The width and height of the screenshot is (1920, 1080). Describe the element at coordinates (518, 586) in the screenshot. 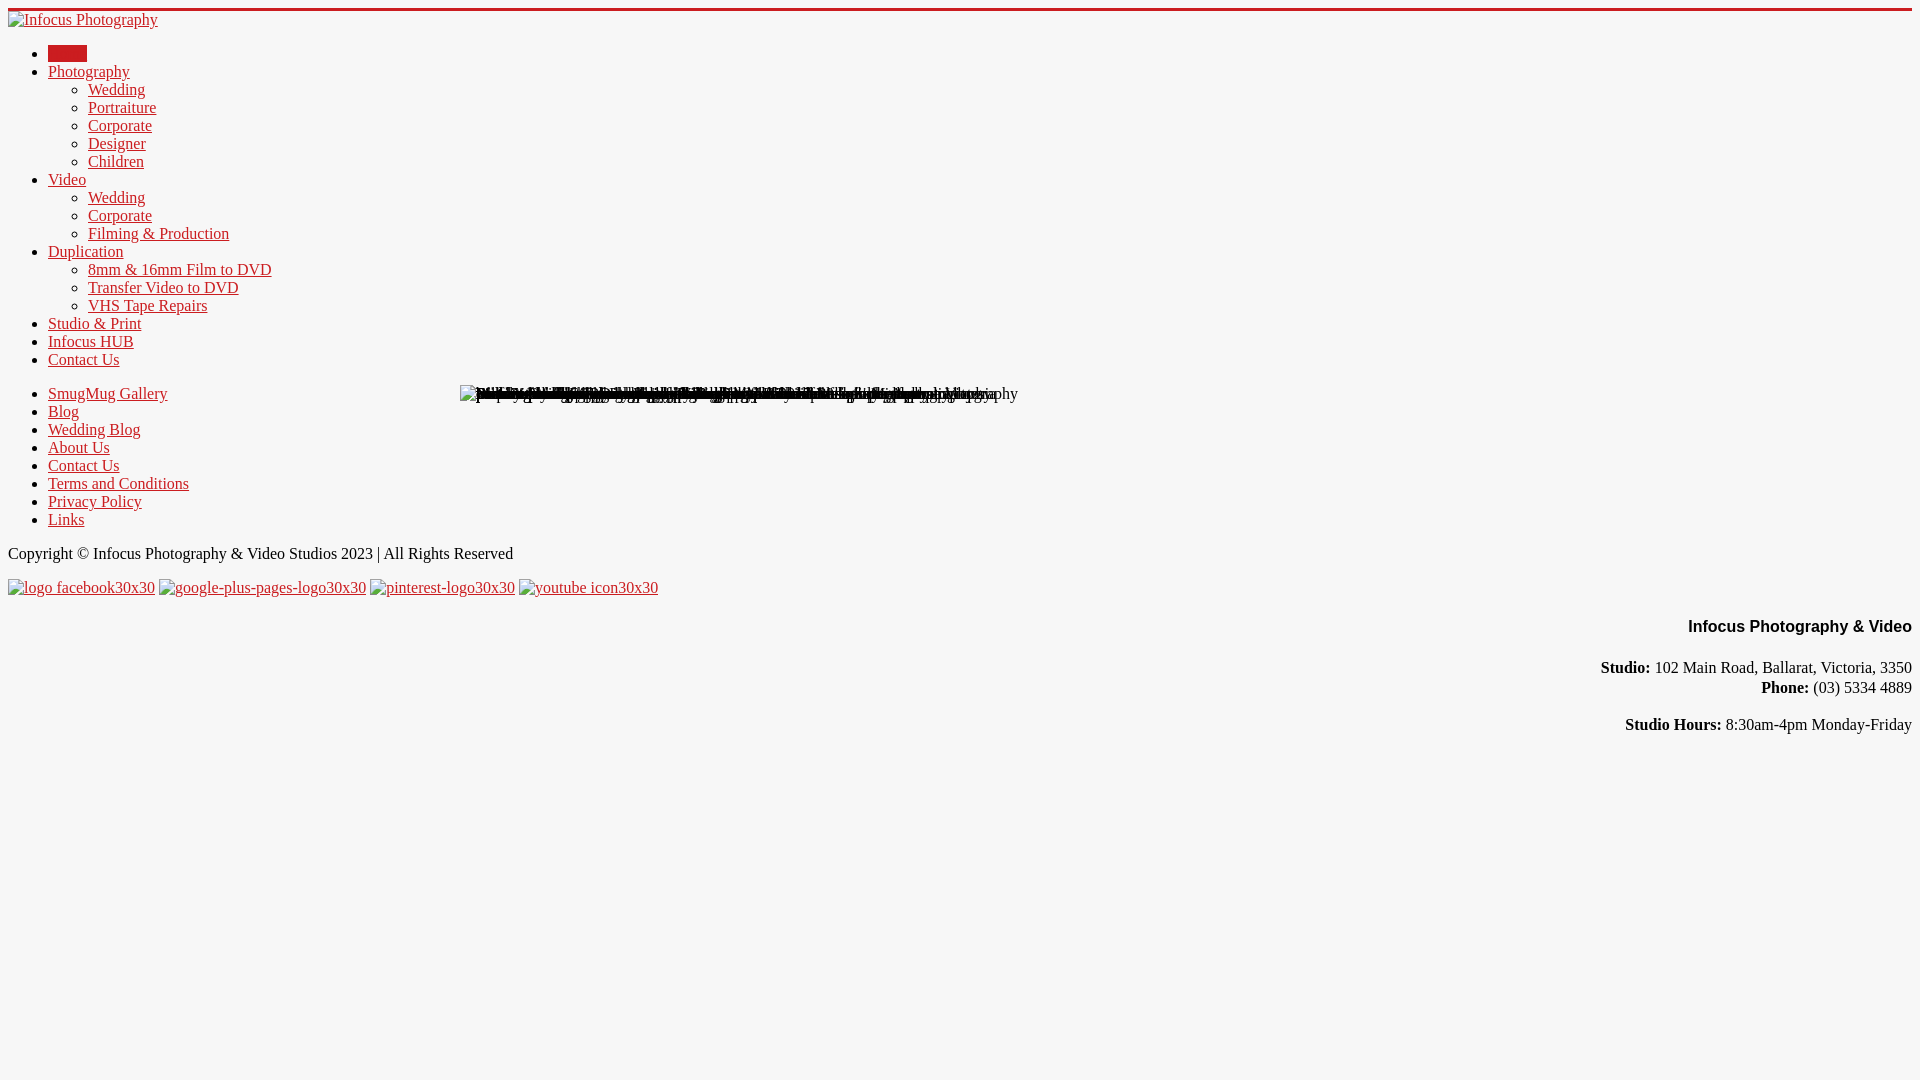

I see `'YouTube'` at that location.